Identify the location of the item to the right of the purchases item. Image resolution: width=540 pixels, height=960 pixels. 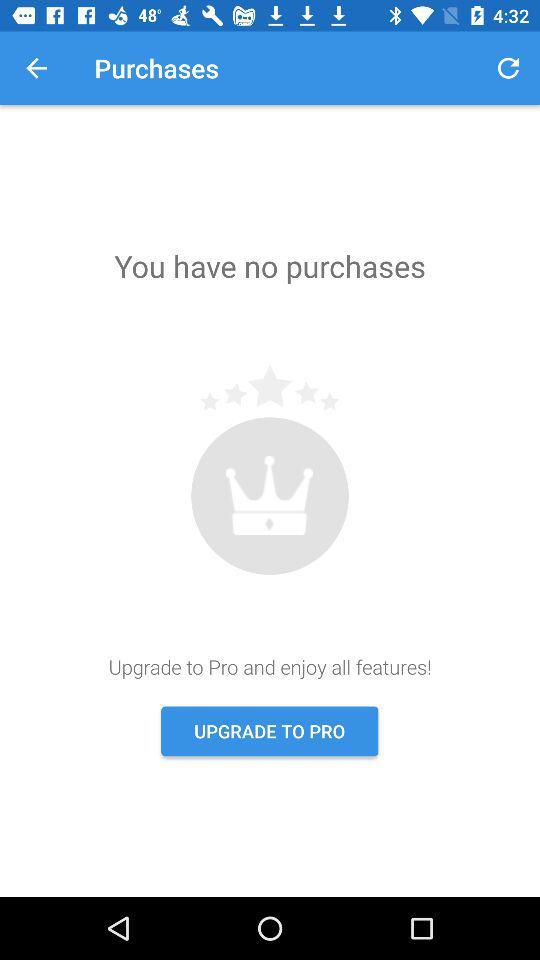
(508, 68).